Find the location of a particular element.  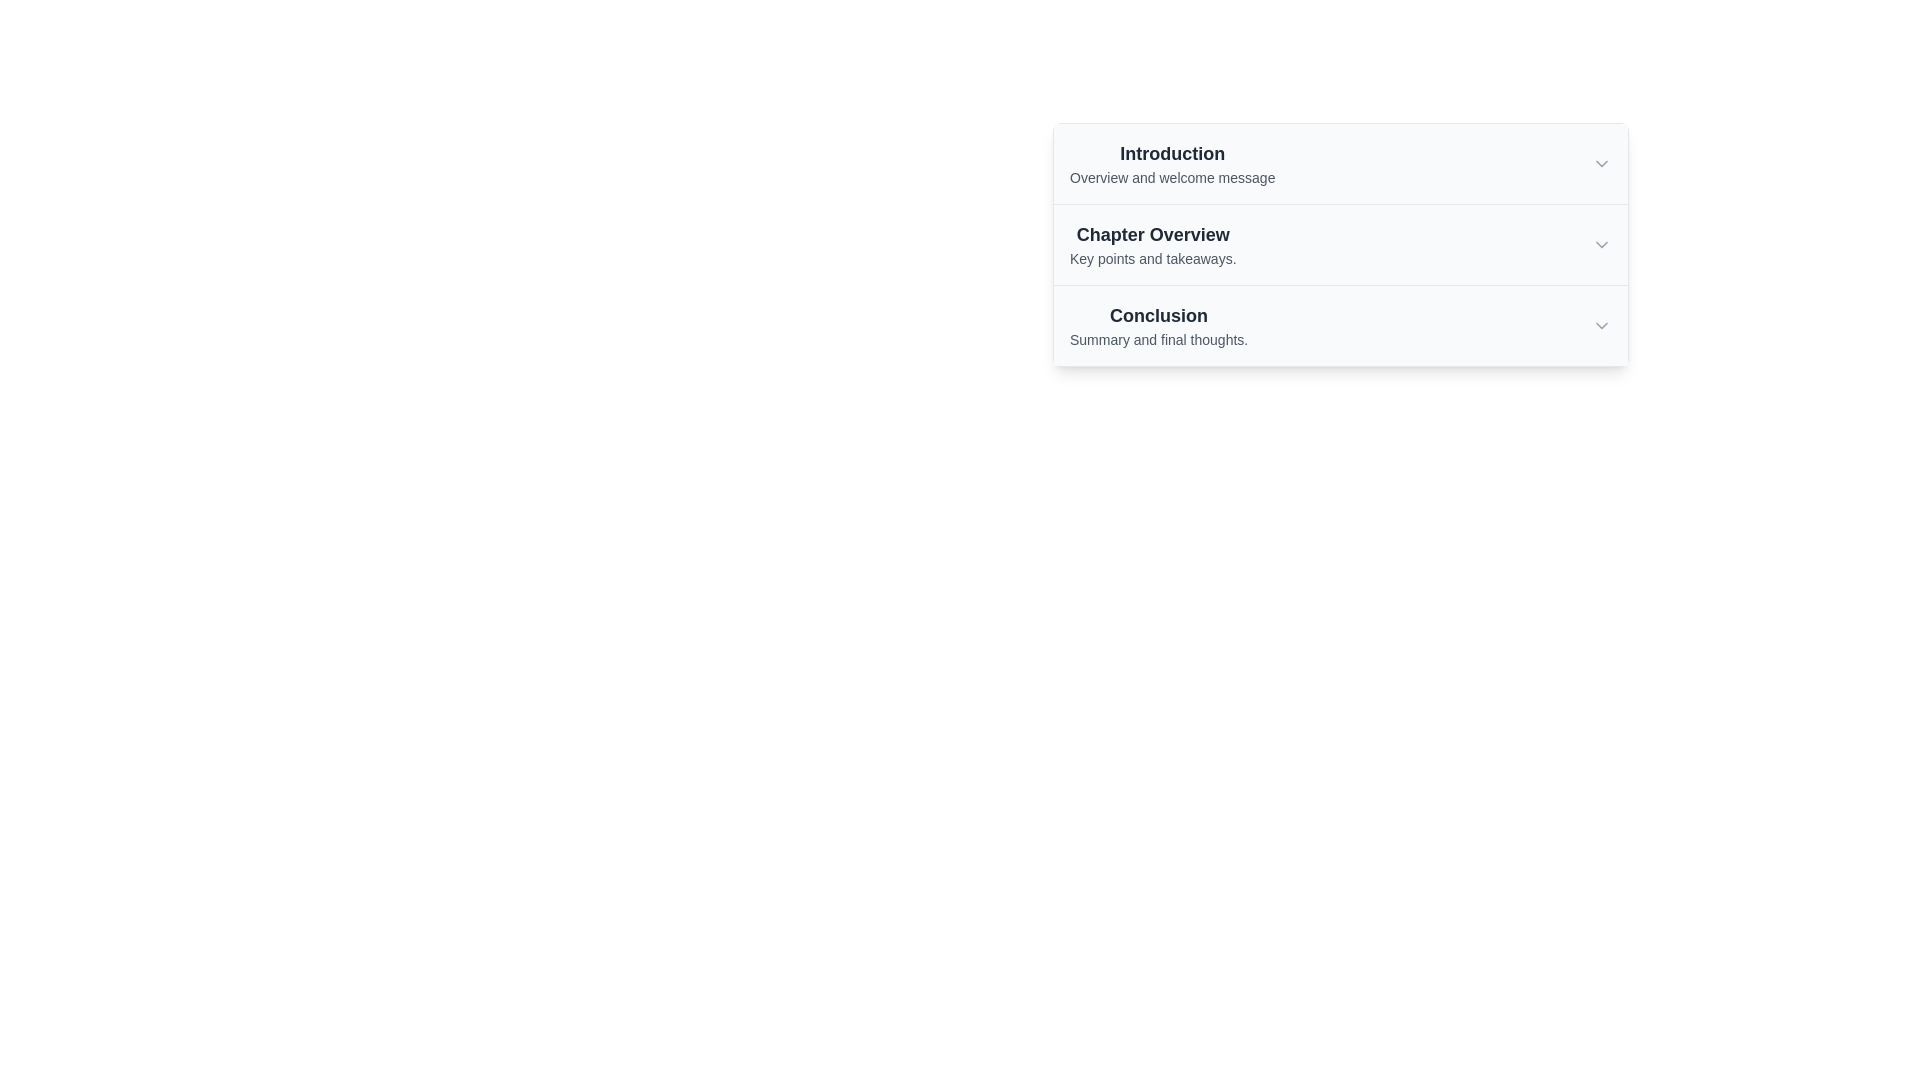

the toggle SVG icon located at the right edge of the 'Introduction' section header is located at coordinates (1602, 163).